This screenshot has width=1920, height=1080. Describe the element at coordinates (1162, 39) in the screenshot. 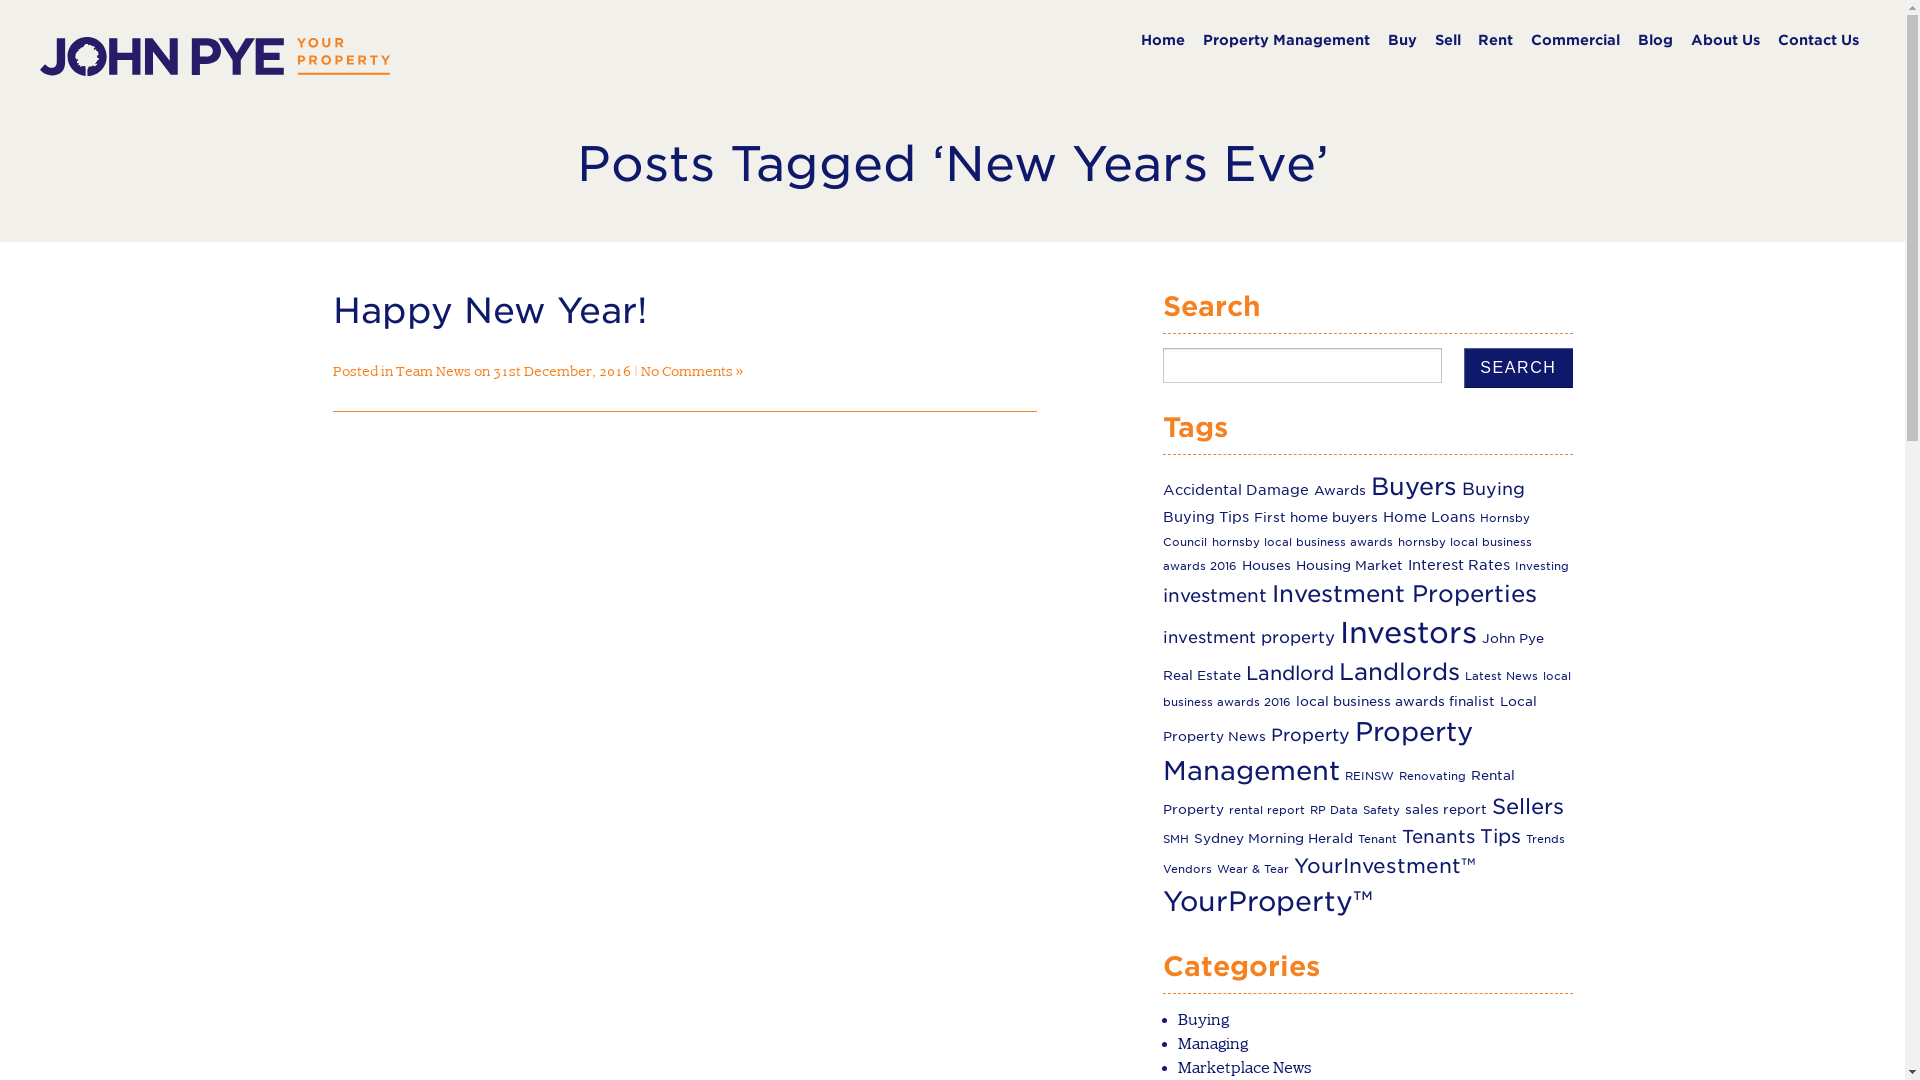

I see `'Home'` at that location.